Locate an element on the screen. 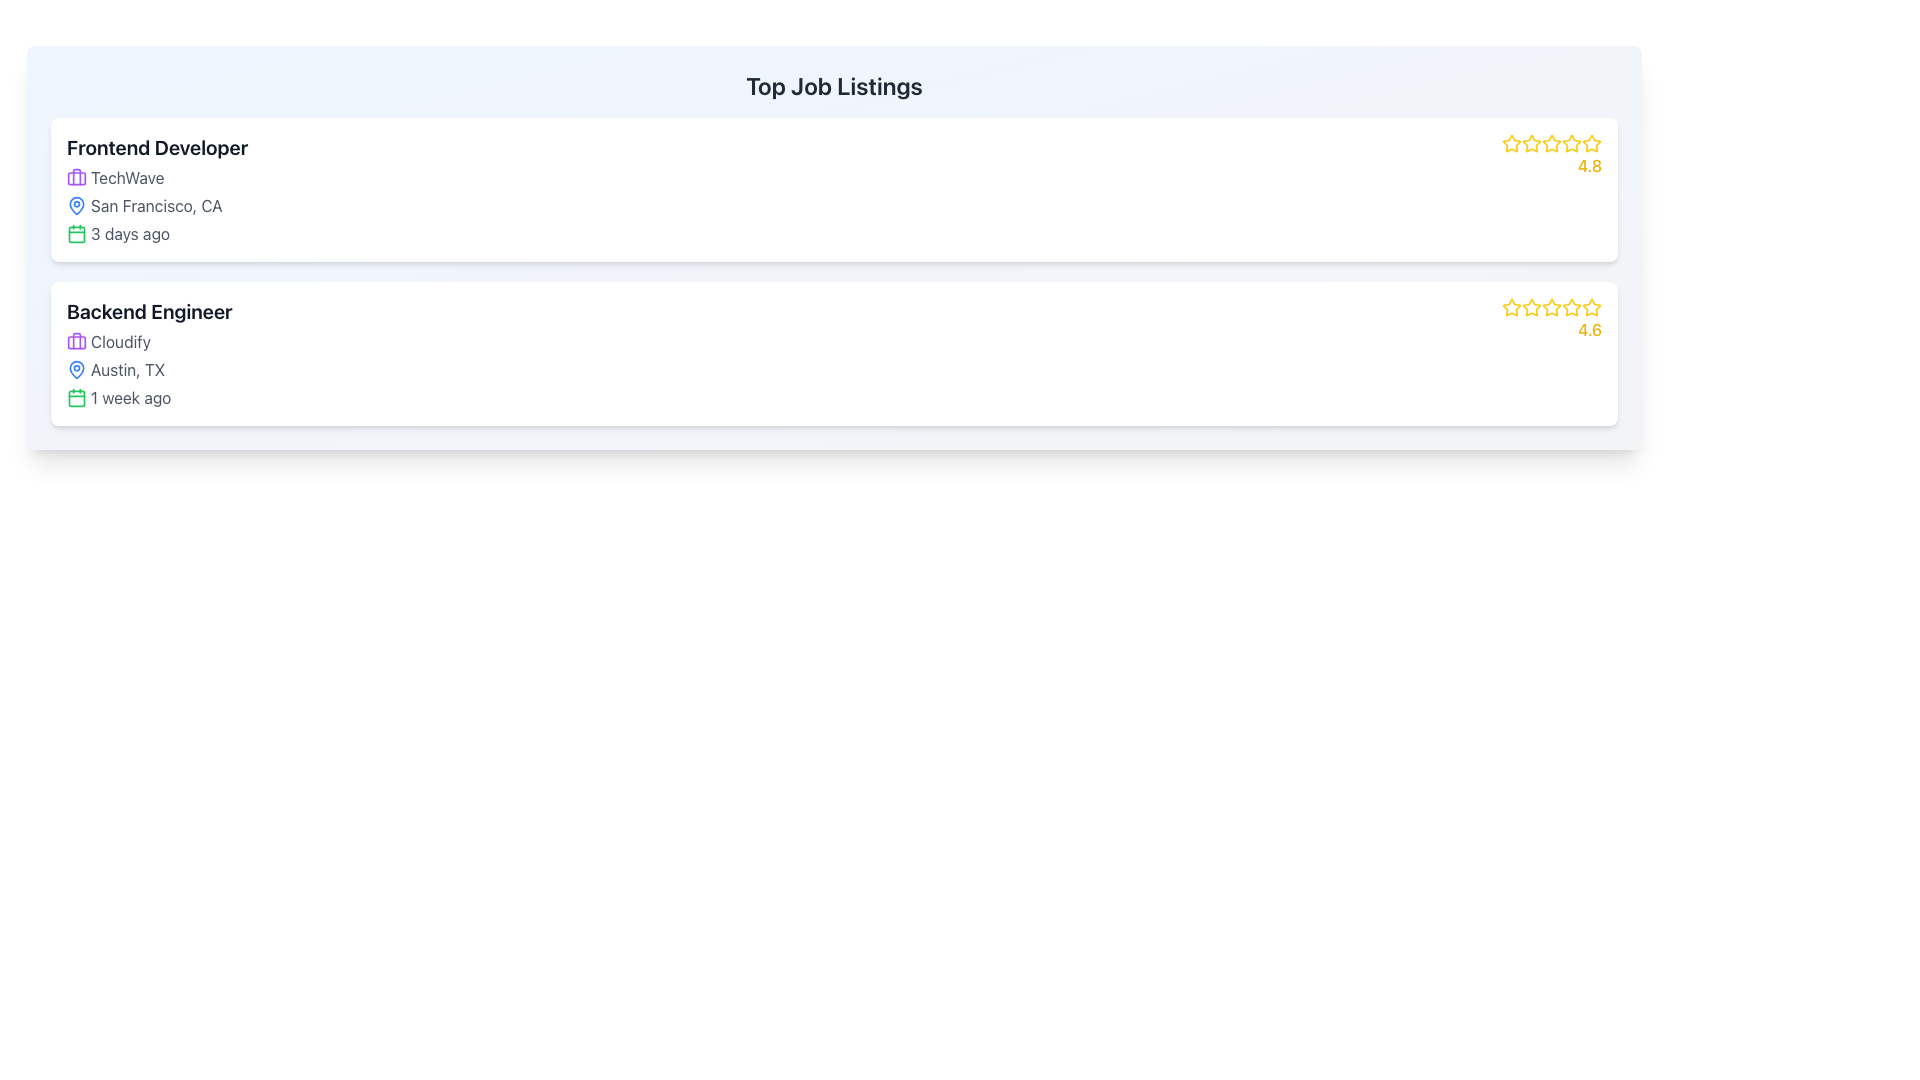 The width and height of the screenshot is (1920, 1080). information provided by the Text with Icon element that indicates when the job posting for 'Backend Engineer' was created or last updated, positioned below 'Austin, TX' and aligned with a calendar icon is located at coordinates (148, 397).